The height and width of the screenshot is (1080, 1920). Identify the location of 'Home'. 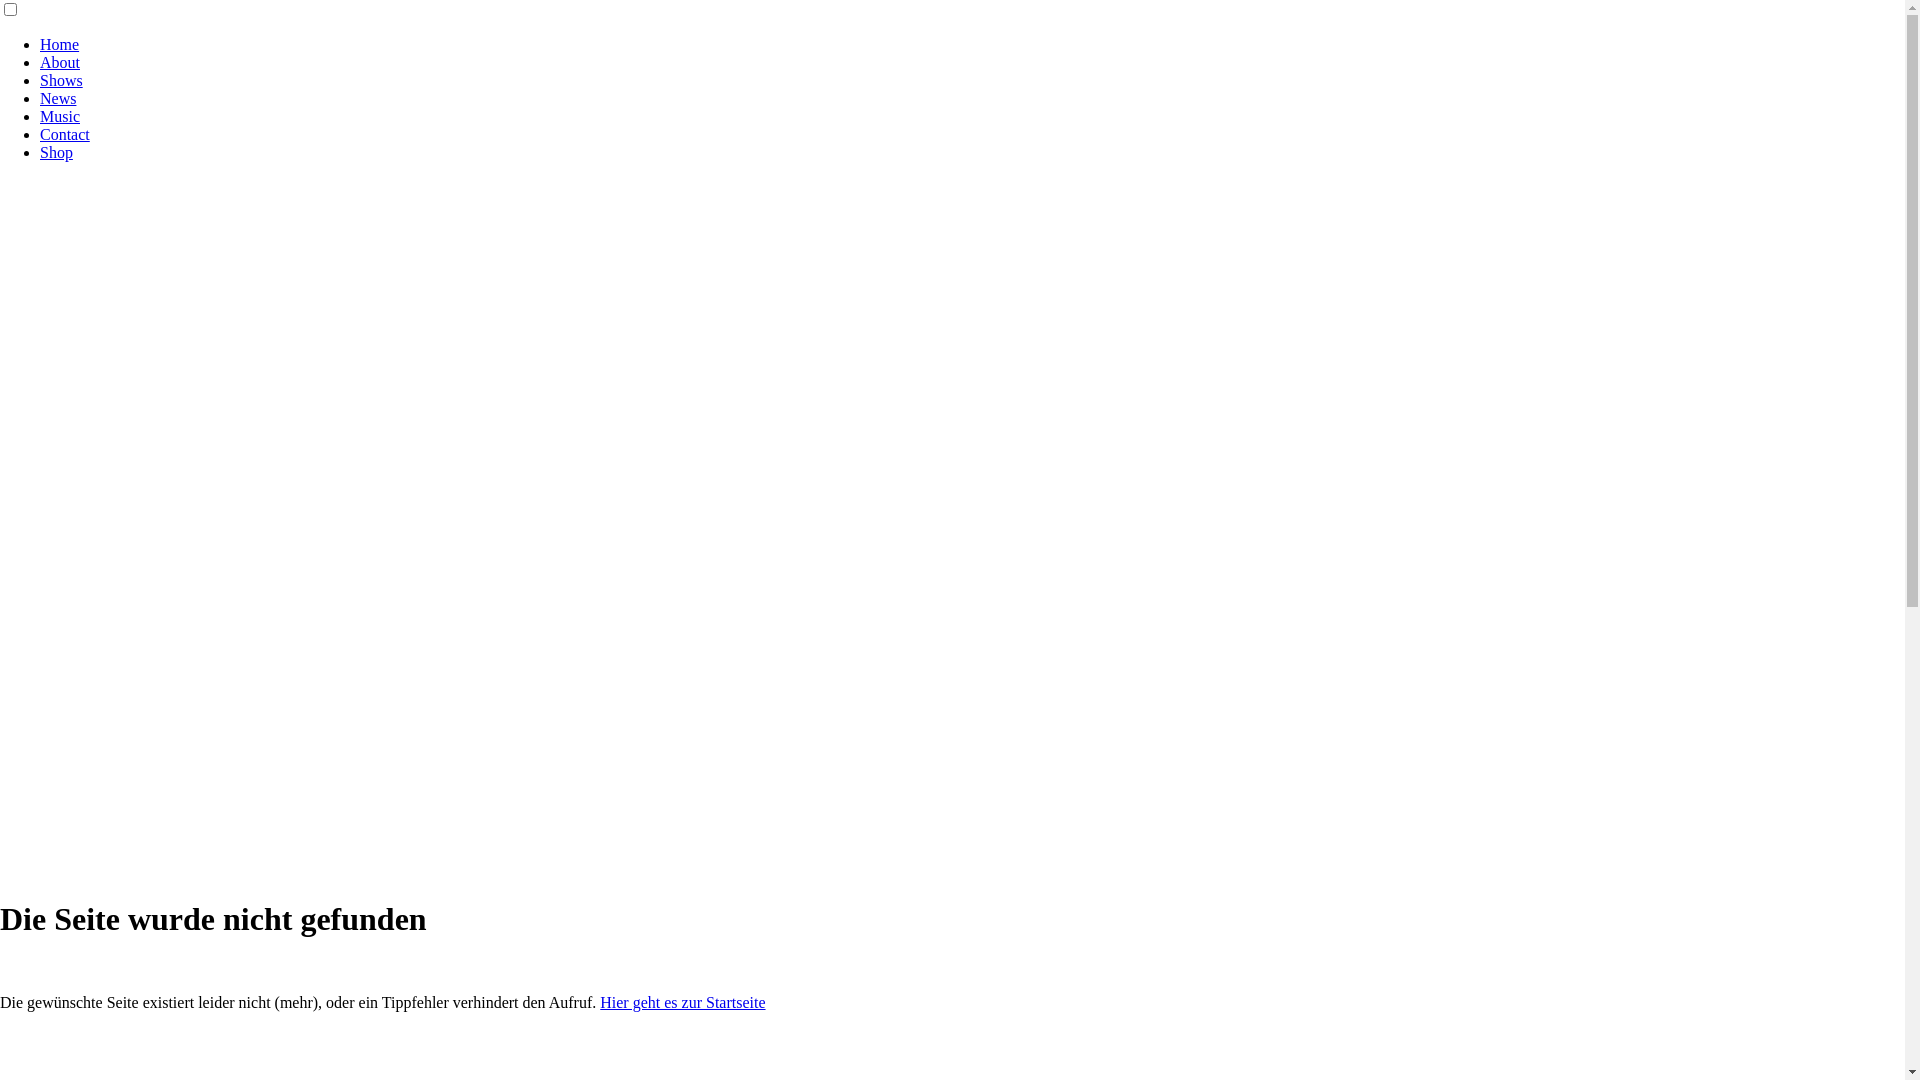
(39, 44).